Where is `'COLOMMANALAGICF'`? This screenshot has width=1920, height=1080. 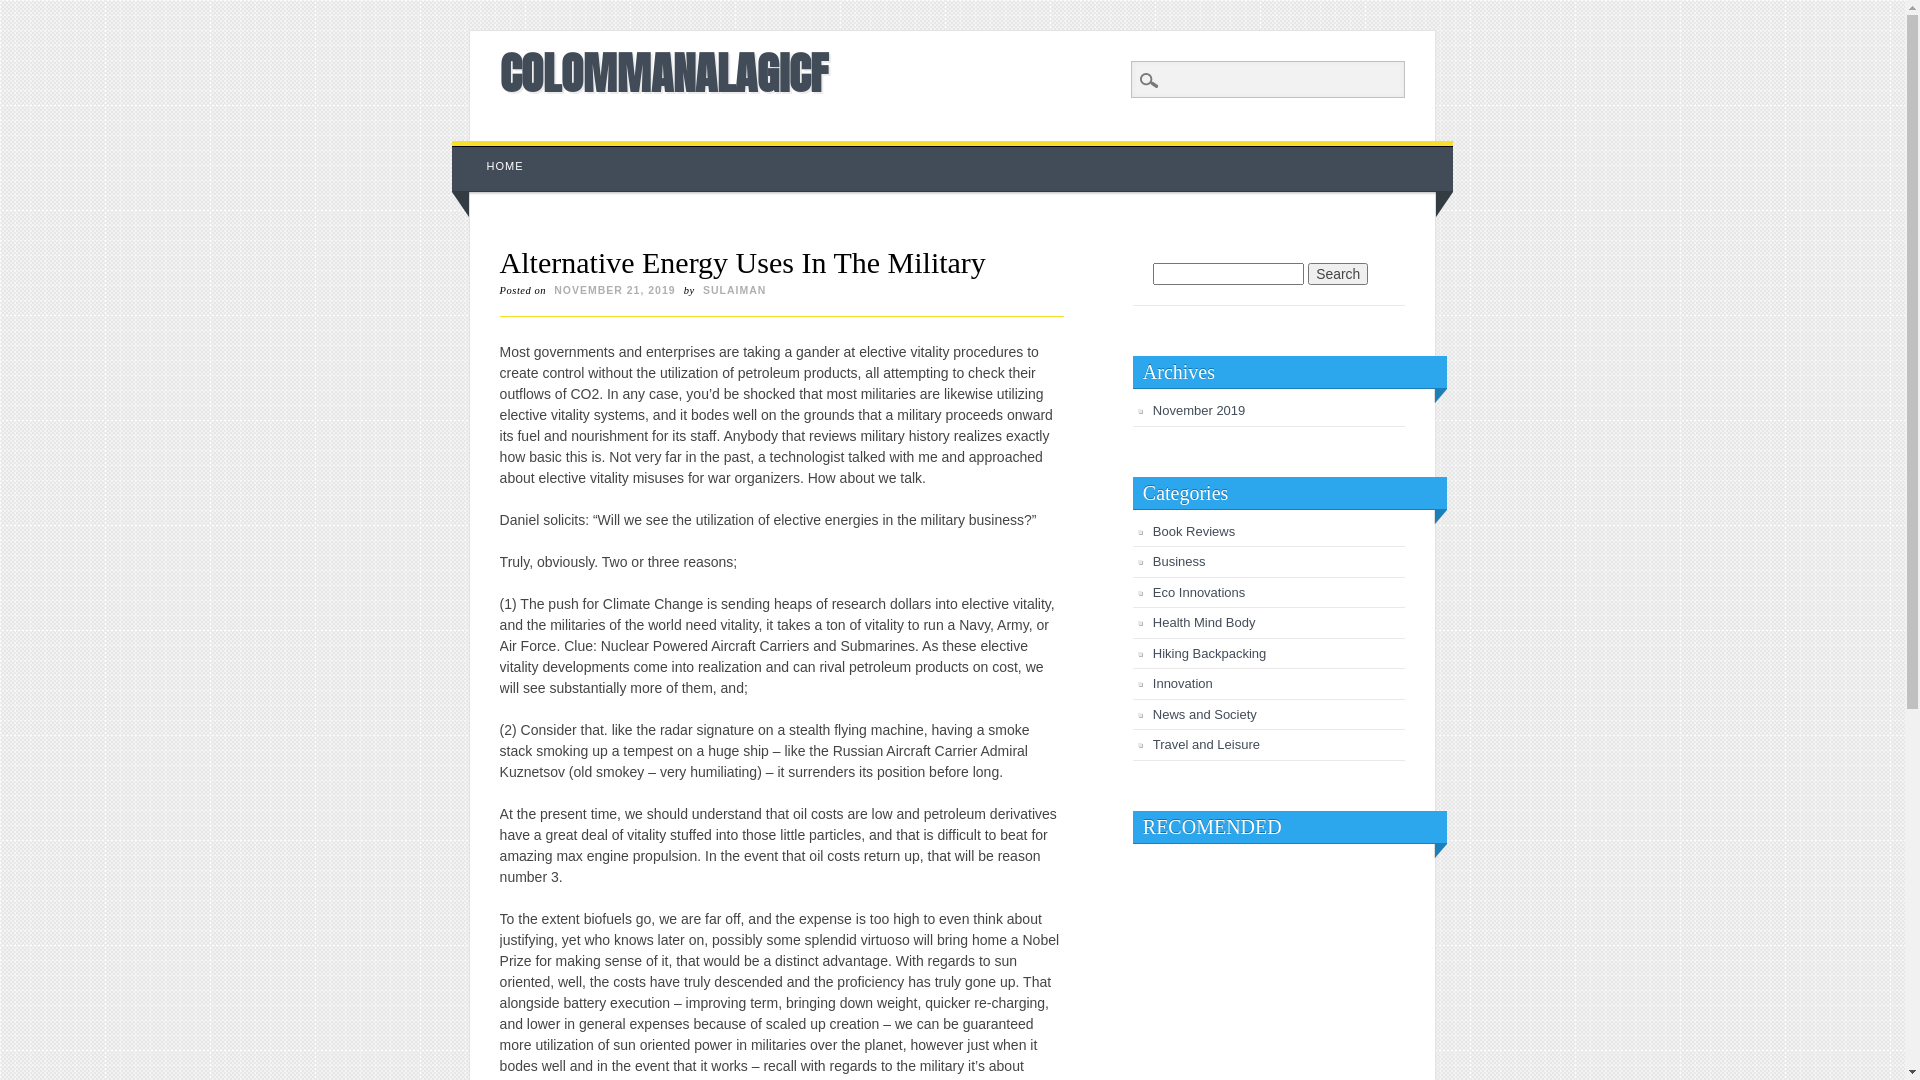
'COLOMMANALAGICF' is located at coordinates (663, 72).